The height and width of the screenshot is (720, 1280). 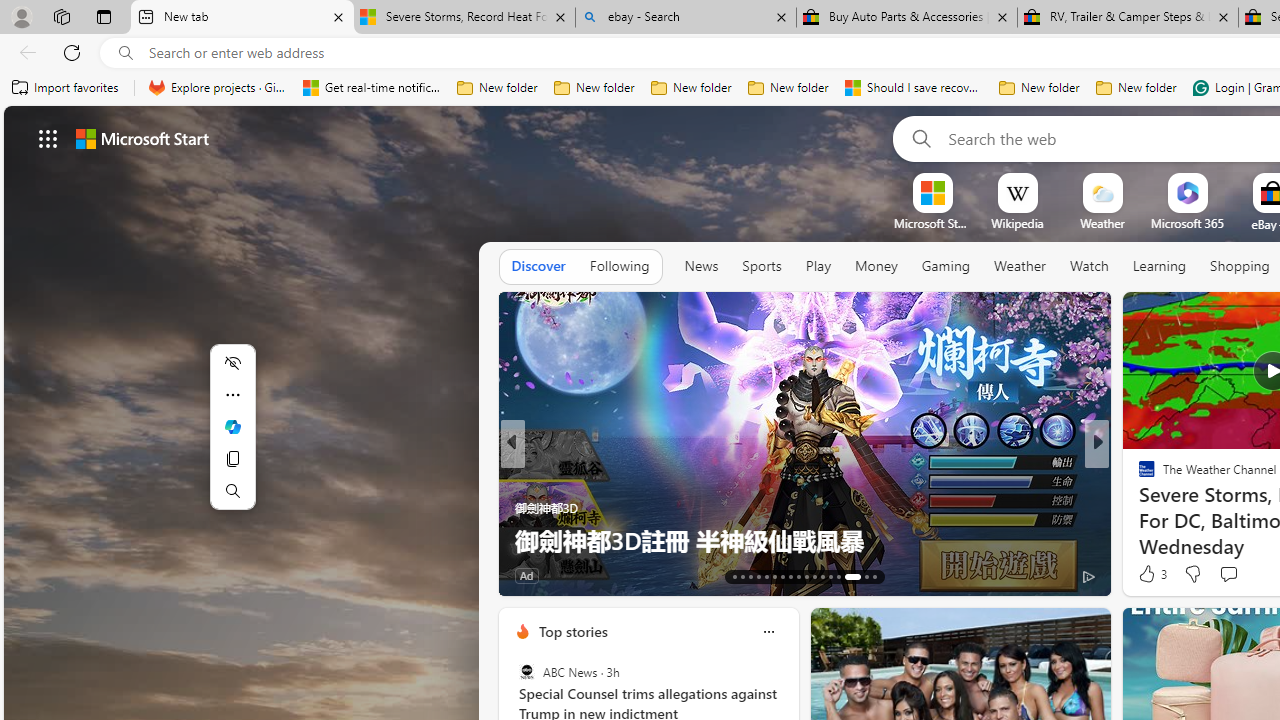 What do you see at coordinates (571, 631) in the screenshot?
I see `'Top stories'` at bounding box center [571, 631].